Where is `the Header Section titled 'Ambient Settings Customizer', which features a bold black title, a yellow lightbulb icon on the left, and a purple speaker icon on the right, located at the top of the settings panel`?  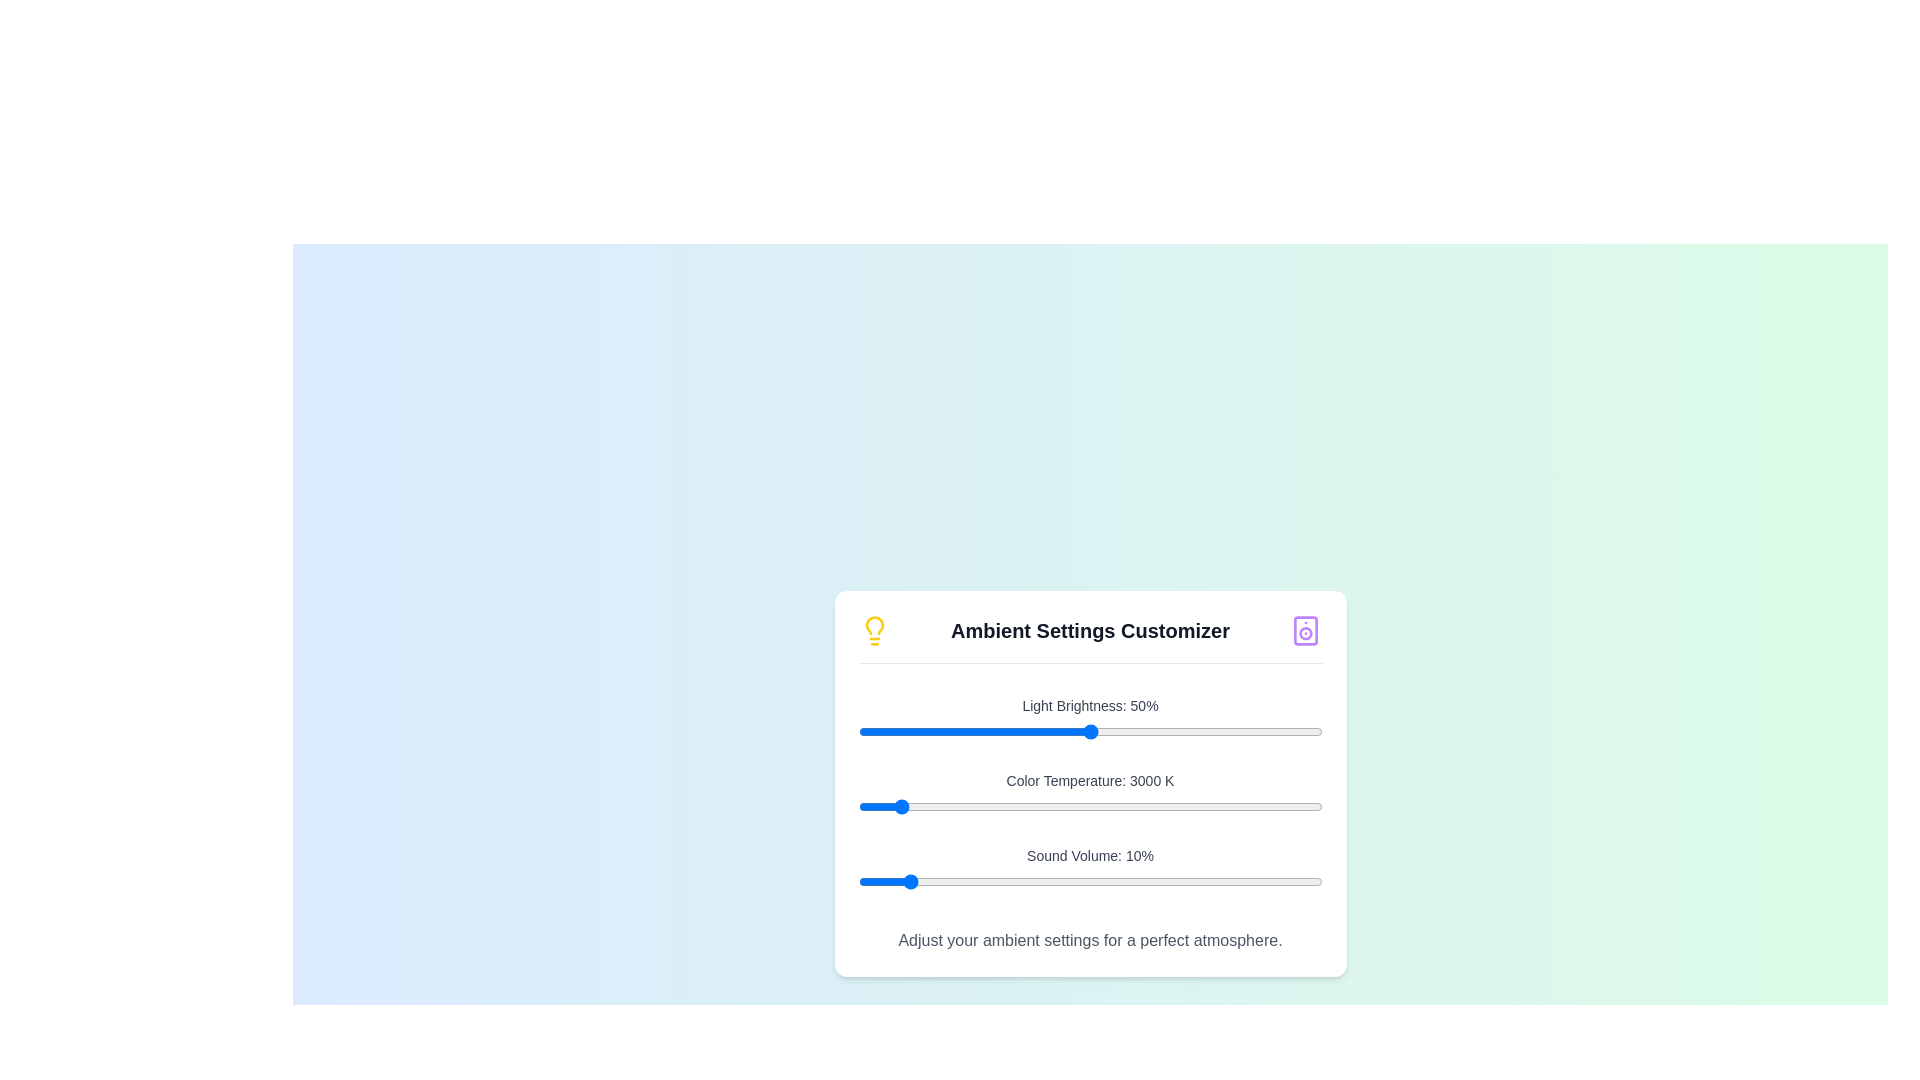
the Header Section titled 'Ambient Settings Customizer', which features a bold black title, a yellow lightbulb icon on the left, and a purple speaker icon on the right, located at the top of the settings panel is located at coordinates (1089, 639).